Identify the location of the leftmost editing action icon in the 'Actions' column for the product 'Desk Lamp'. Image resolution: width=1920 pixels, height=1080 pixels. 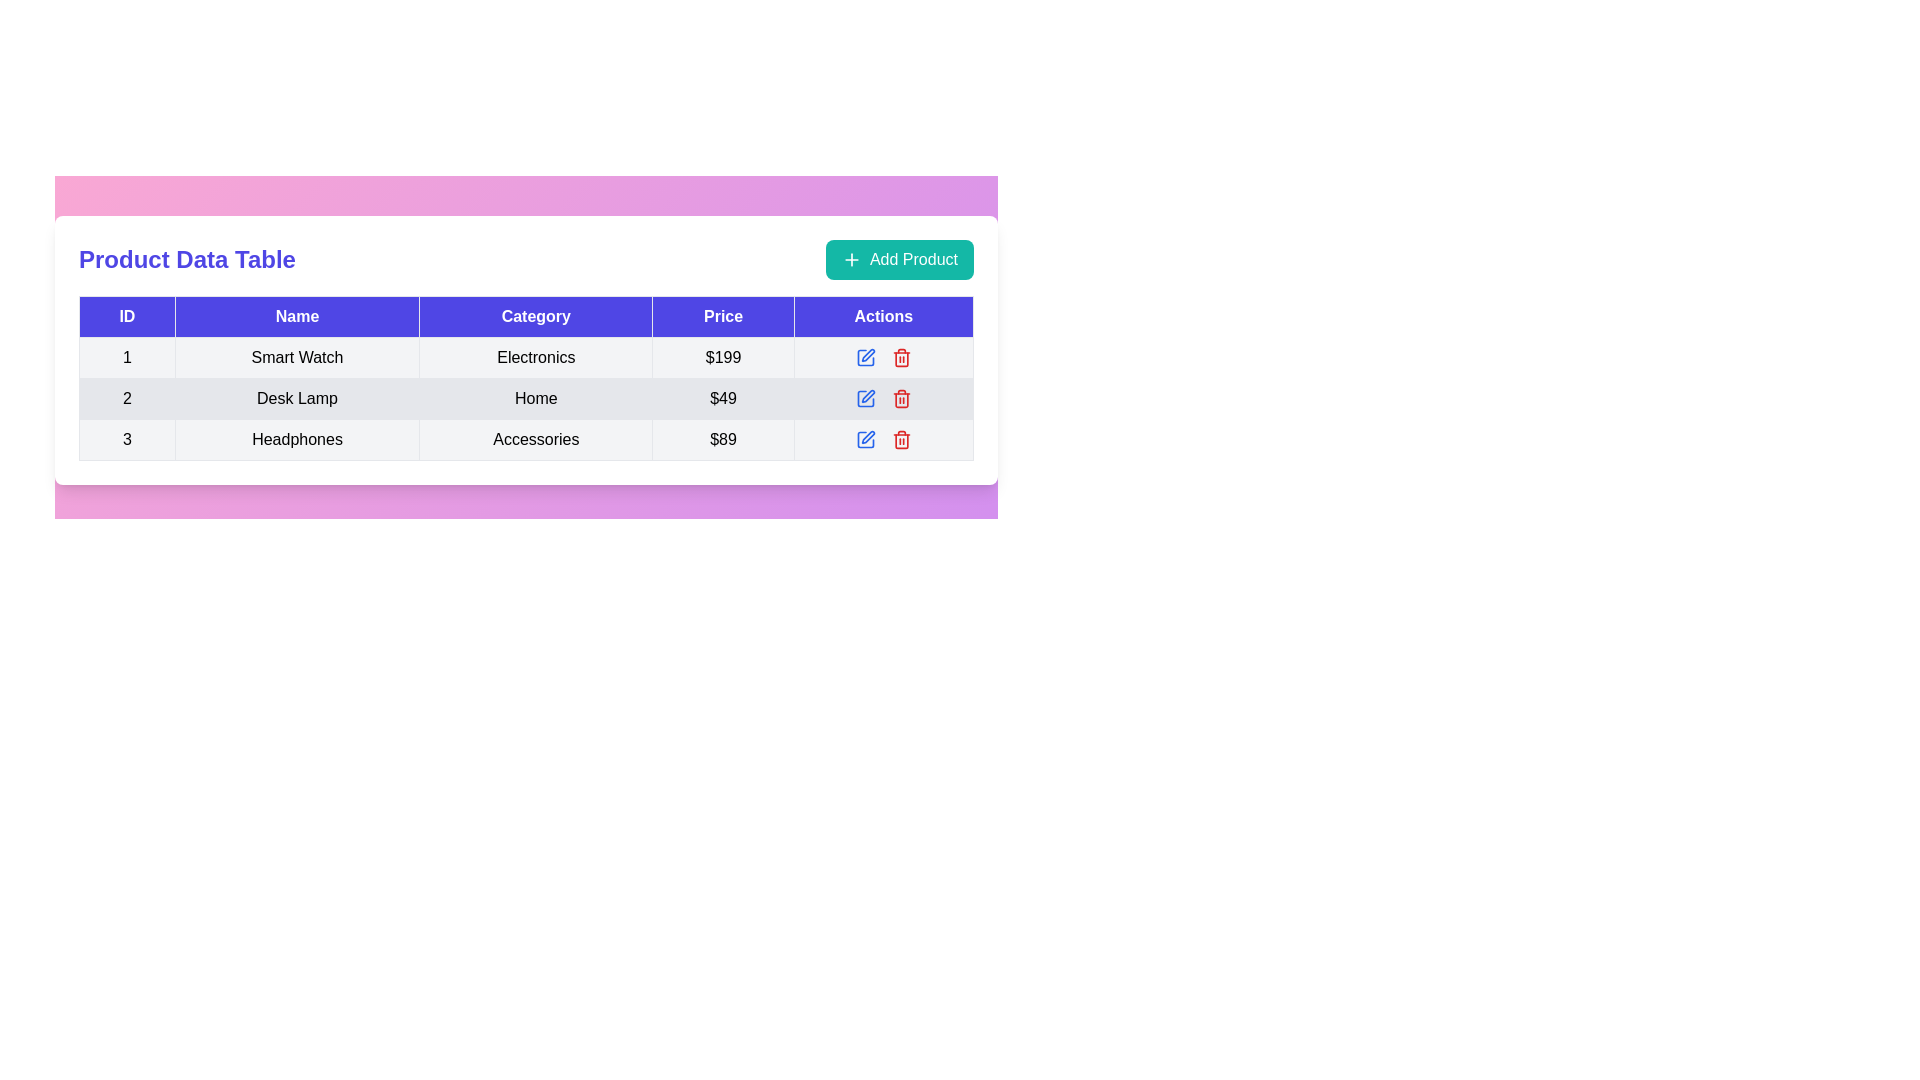
(865, 398).